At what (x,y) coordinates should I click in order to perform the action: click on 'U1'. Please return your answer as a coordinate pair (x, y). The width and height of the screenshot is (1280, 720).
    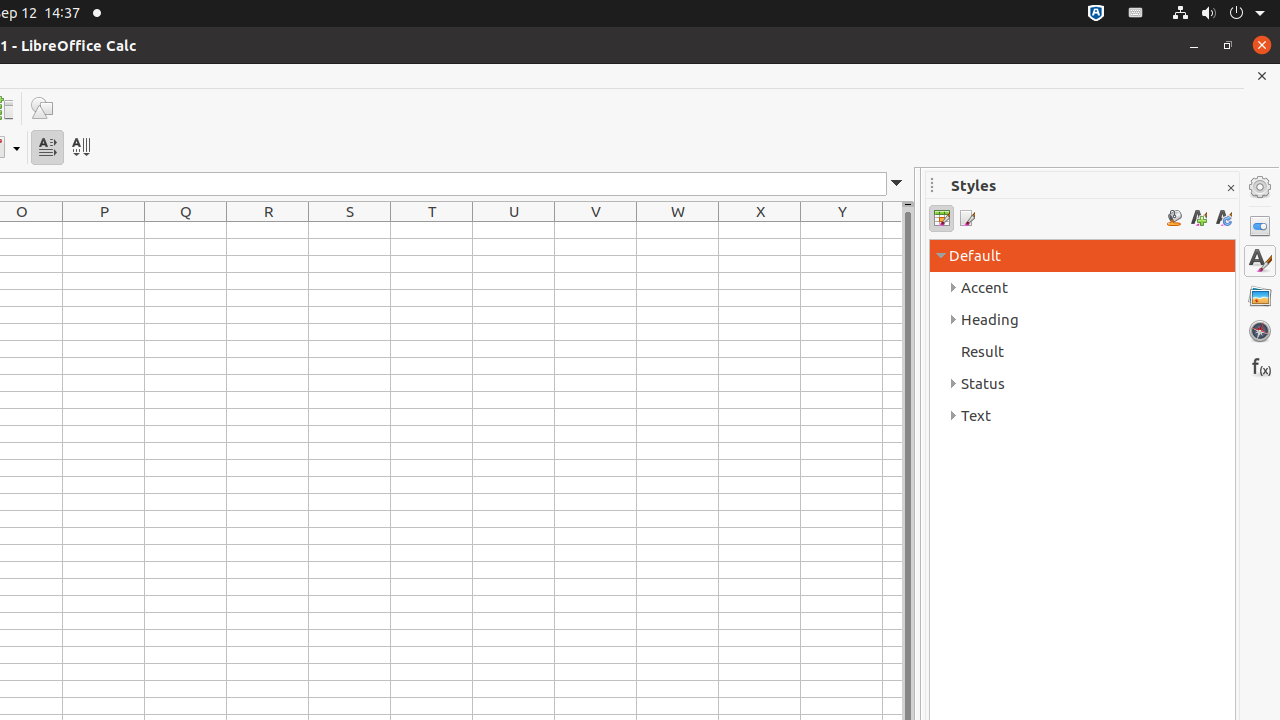
    Looking at the image, I should click on (514, 229).